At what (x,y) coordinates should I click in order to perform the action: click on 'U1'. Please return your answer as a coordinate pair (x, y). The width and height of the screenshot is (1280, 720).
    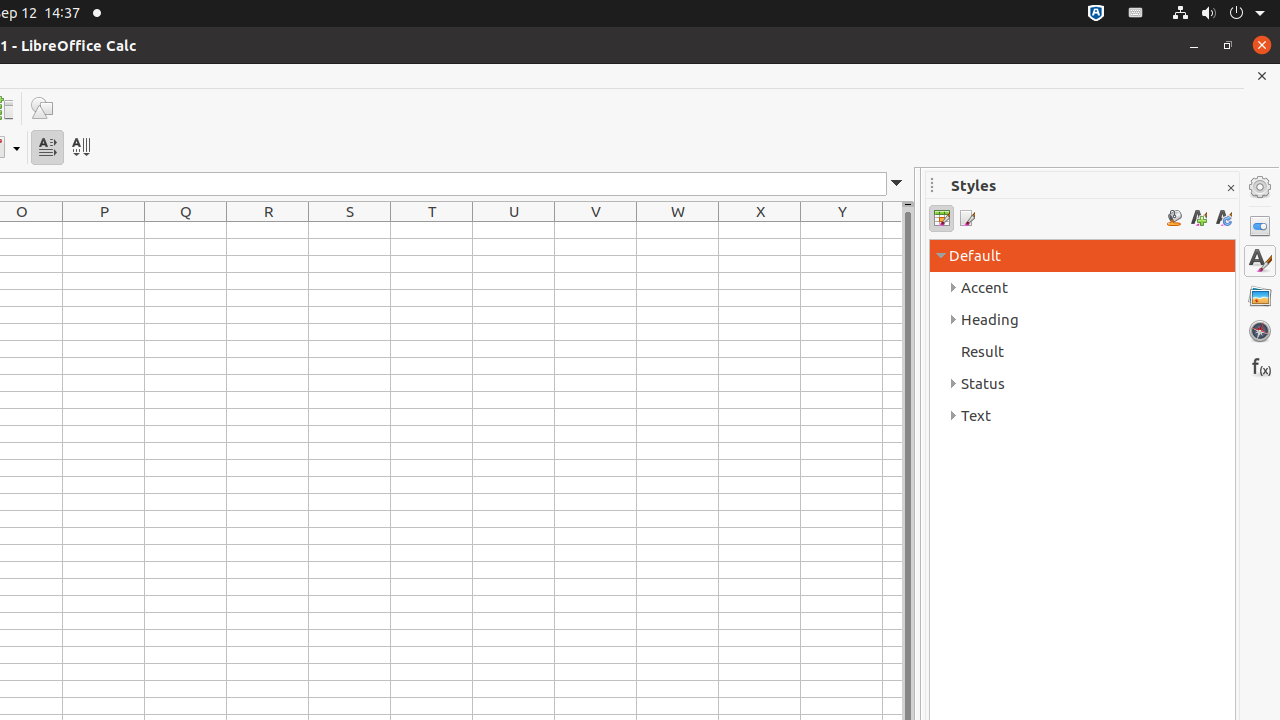
    Looking at the image, I should click on (514, 229).